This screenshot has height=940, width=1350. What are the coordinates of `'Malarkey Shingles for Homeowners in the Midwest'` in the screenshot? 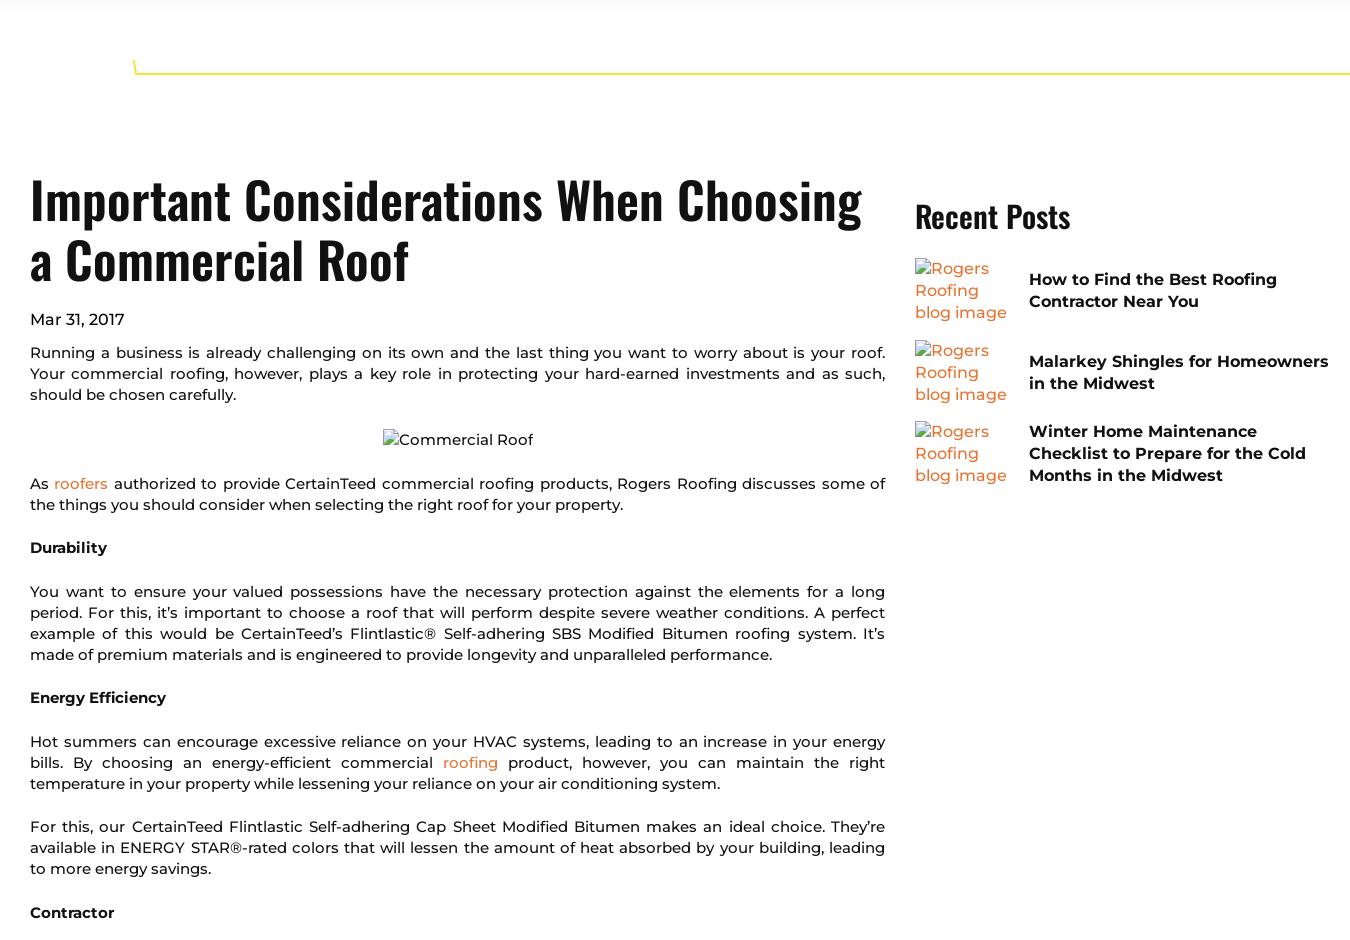 It's located at (1177, 370).